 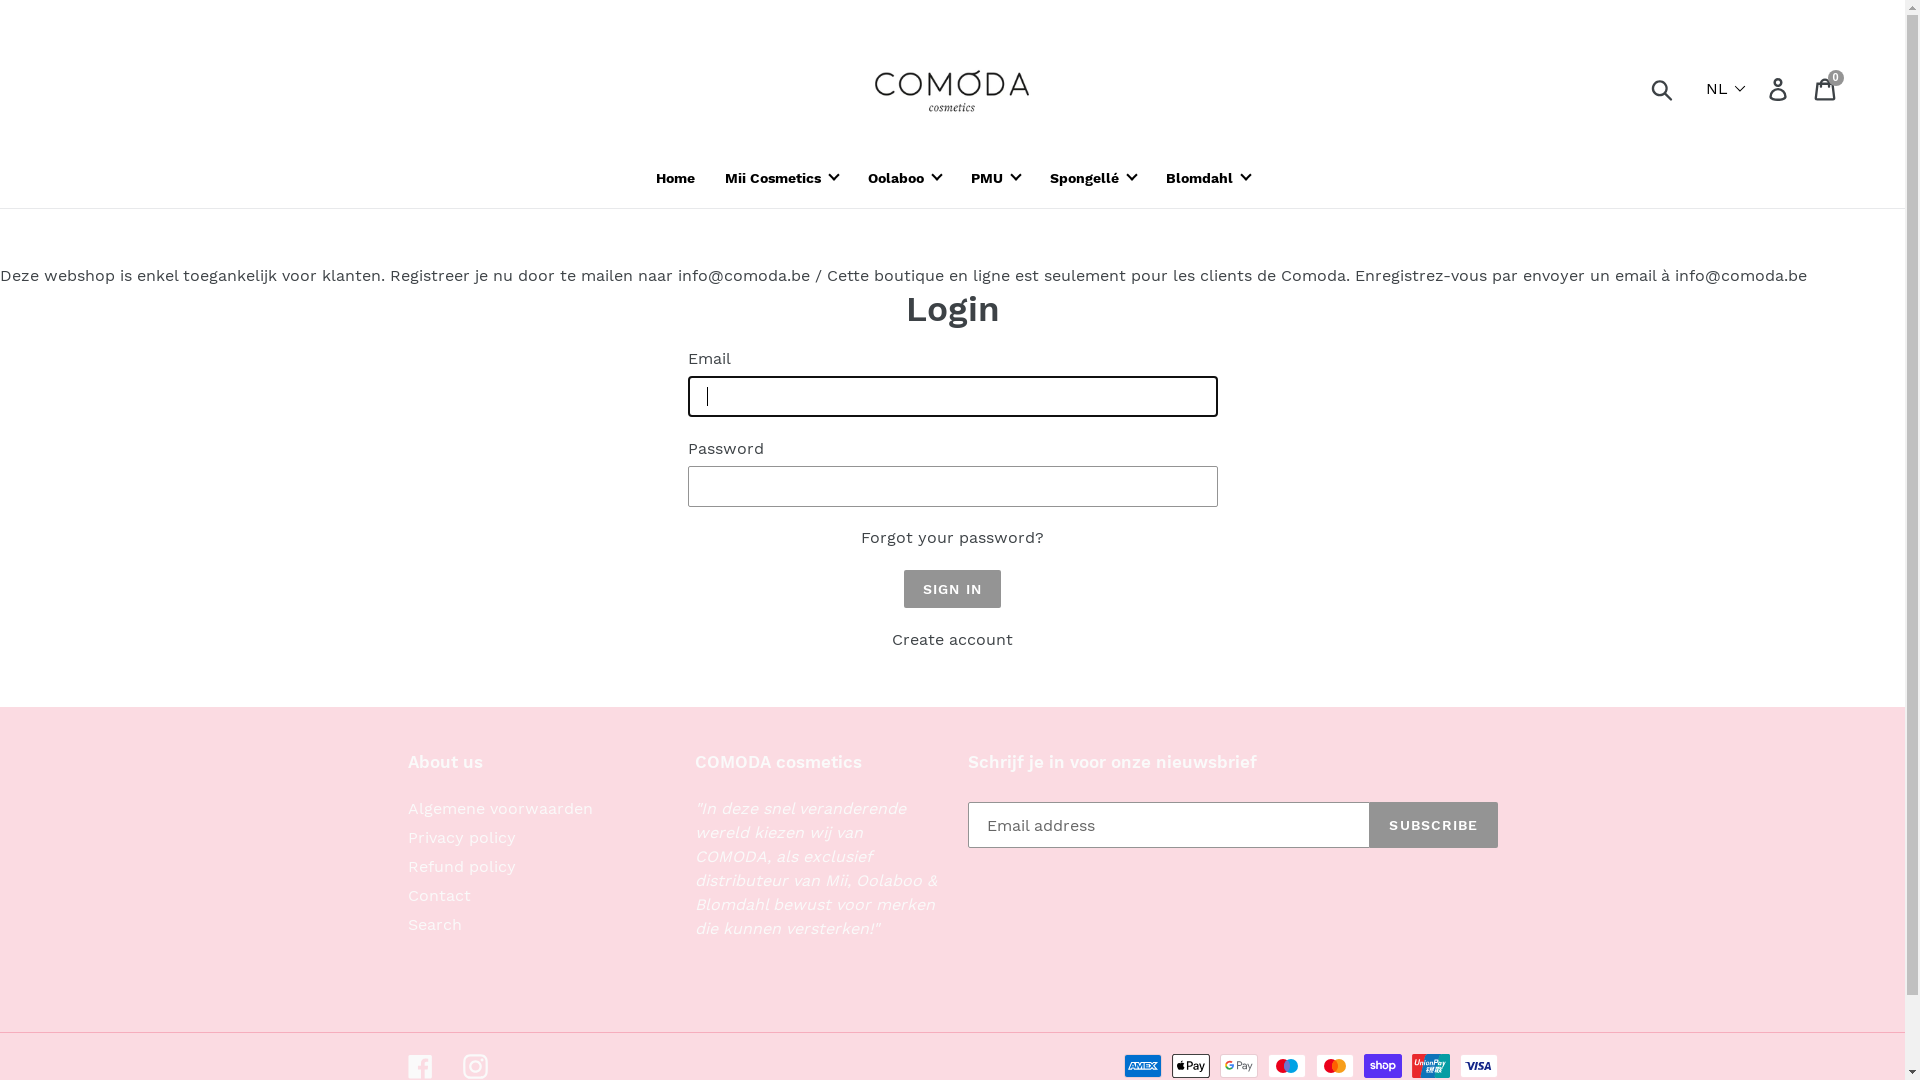 What do you see at coordinates (674, 176) in the screenshot?
I see `'Home'` at bounding box center [674, 176].